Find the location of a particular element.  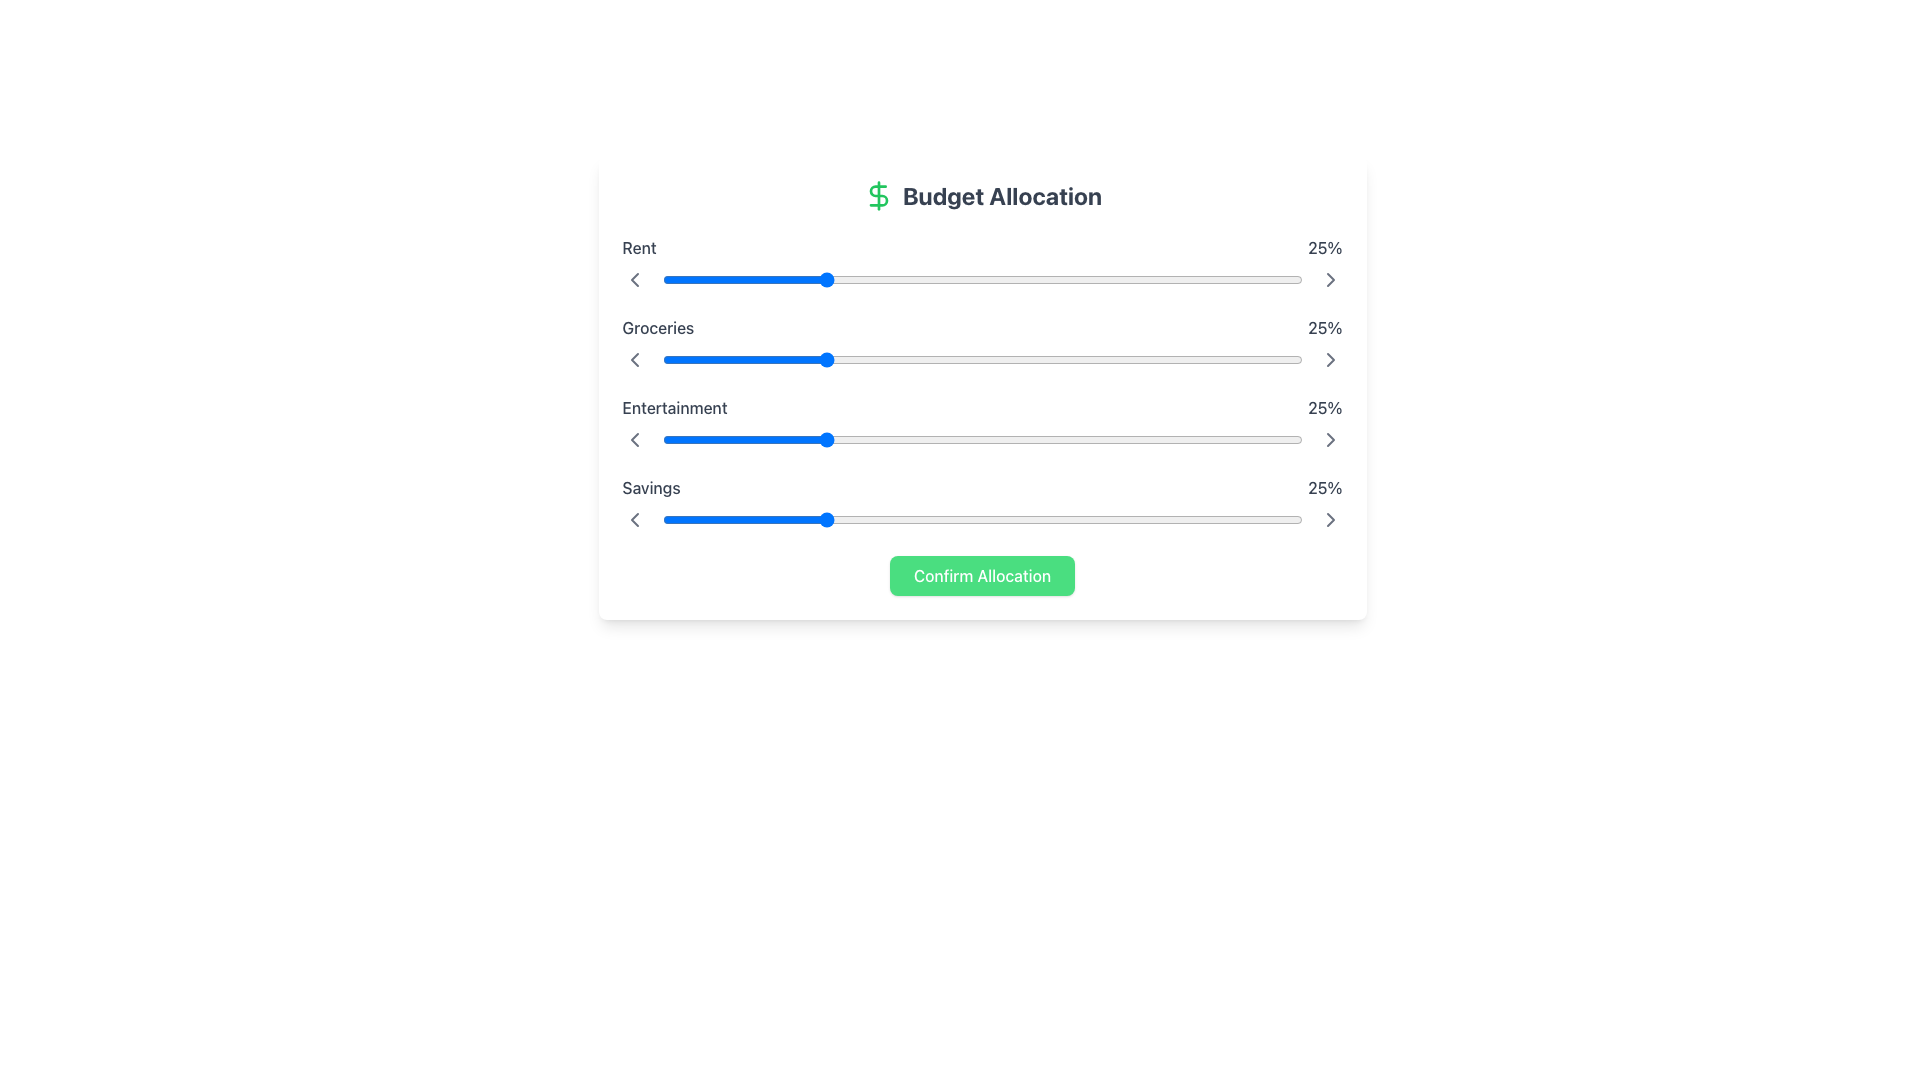

the slider value is located at coordinates (835, 438).